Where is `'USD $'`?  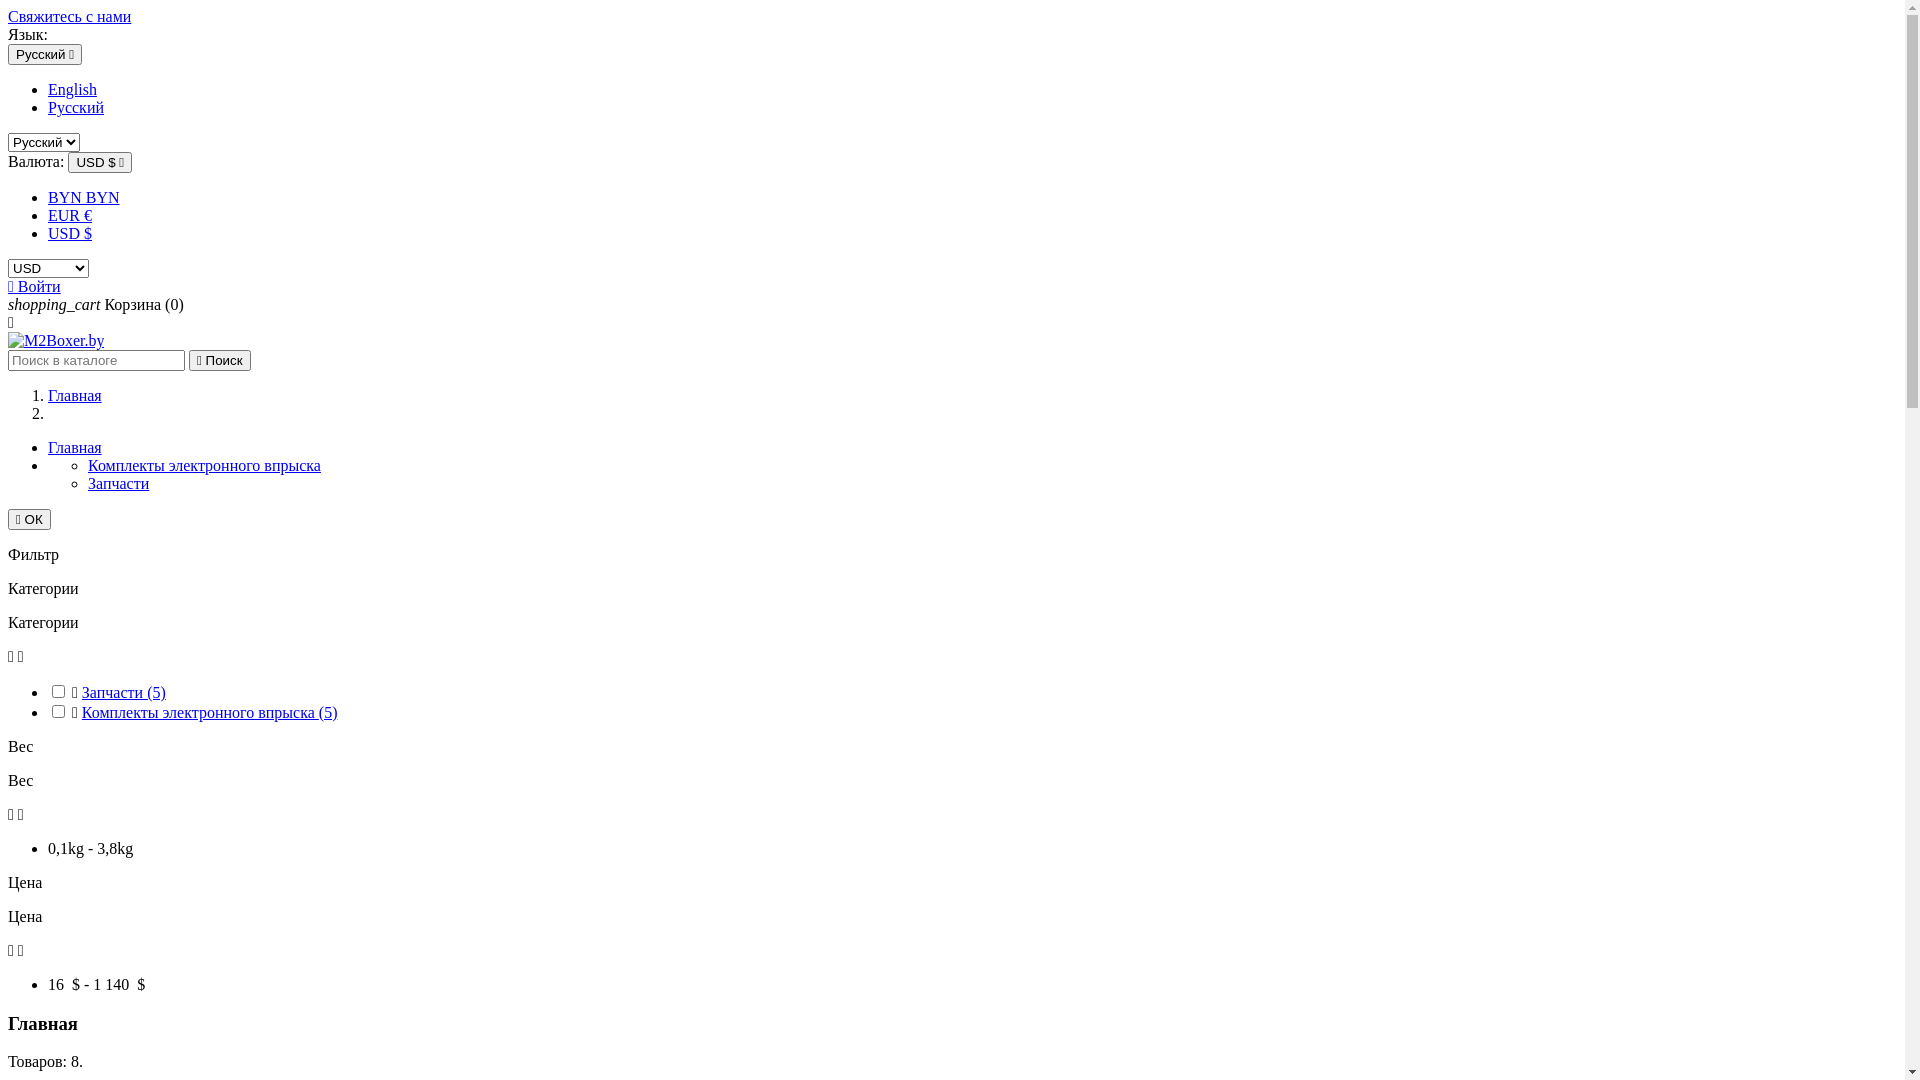
'USD $' is located at coordinates (48, 232).